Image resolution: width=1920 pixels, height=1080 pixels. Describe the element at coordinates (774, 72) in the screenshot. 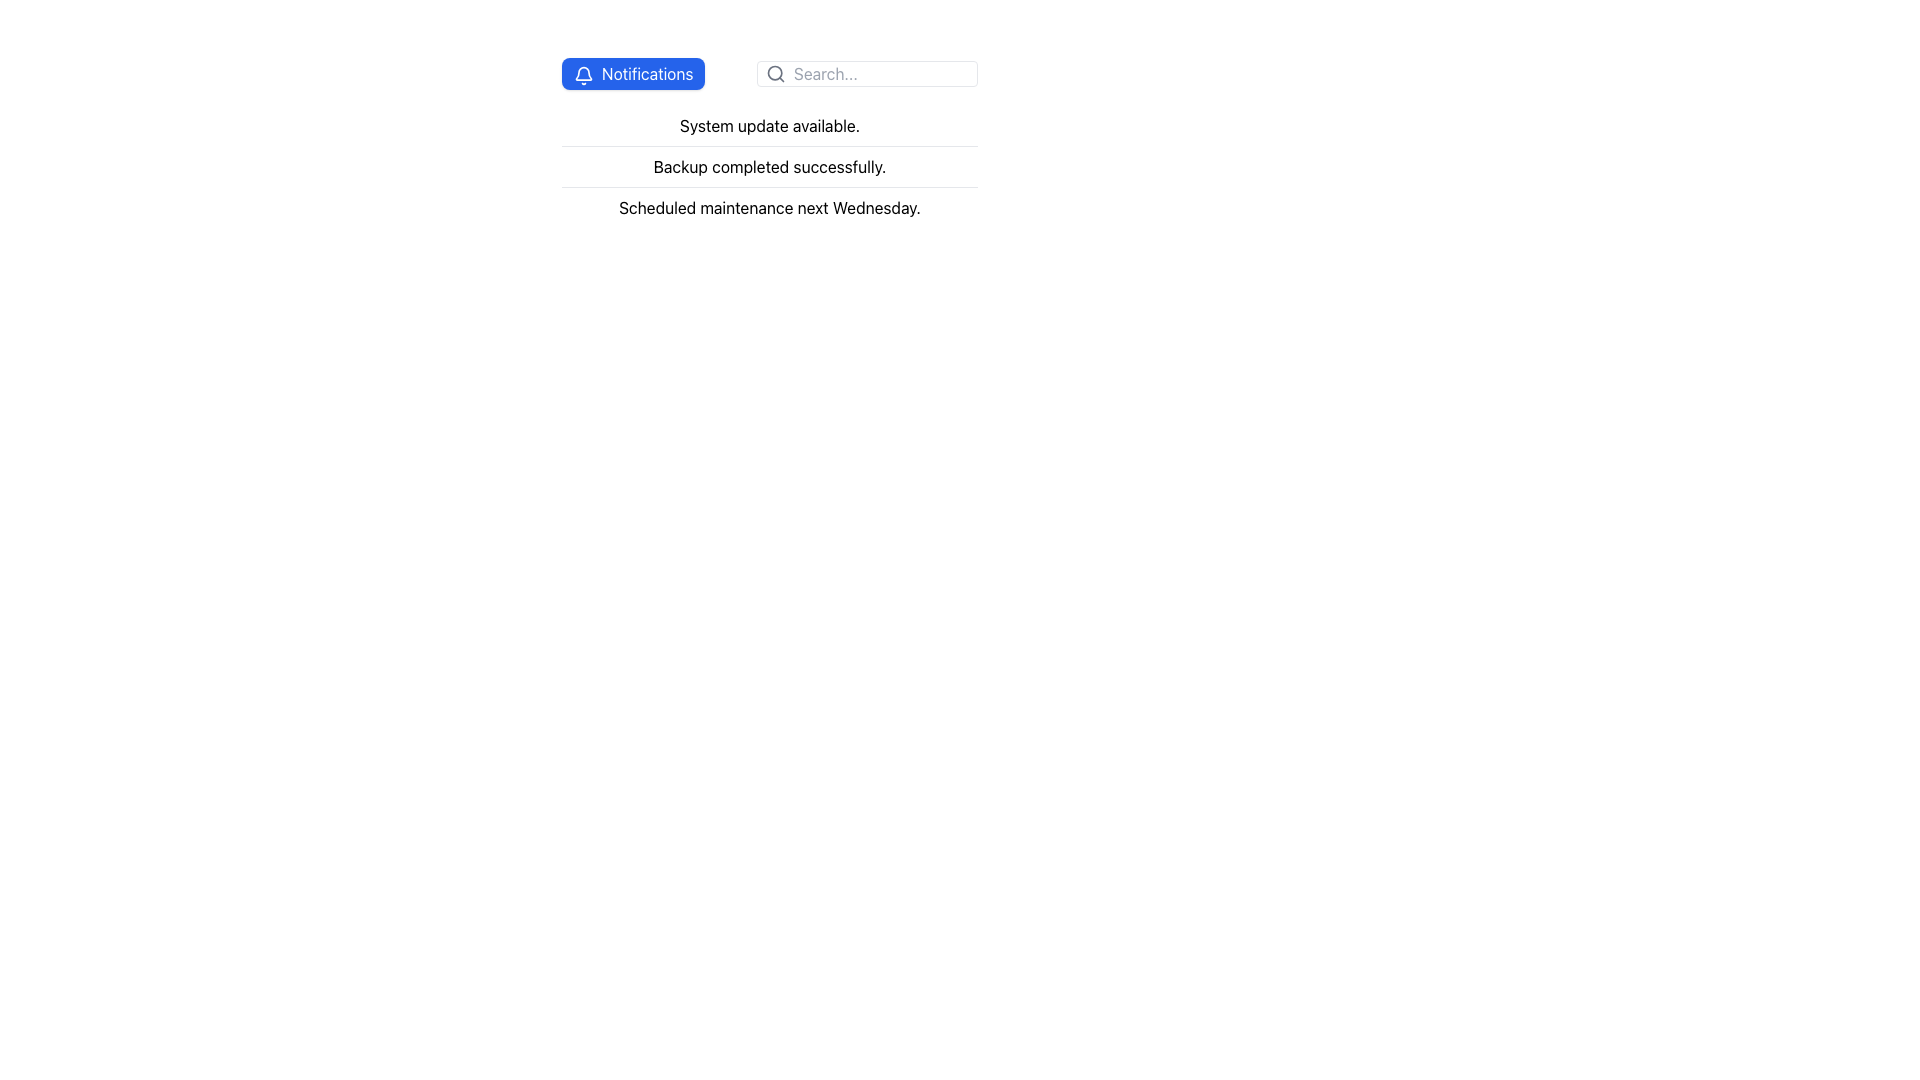

I see `the circle element that represents the lens portion of the magnifying glass icon located near the top right above the notifications list` at that location.